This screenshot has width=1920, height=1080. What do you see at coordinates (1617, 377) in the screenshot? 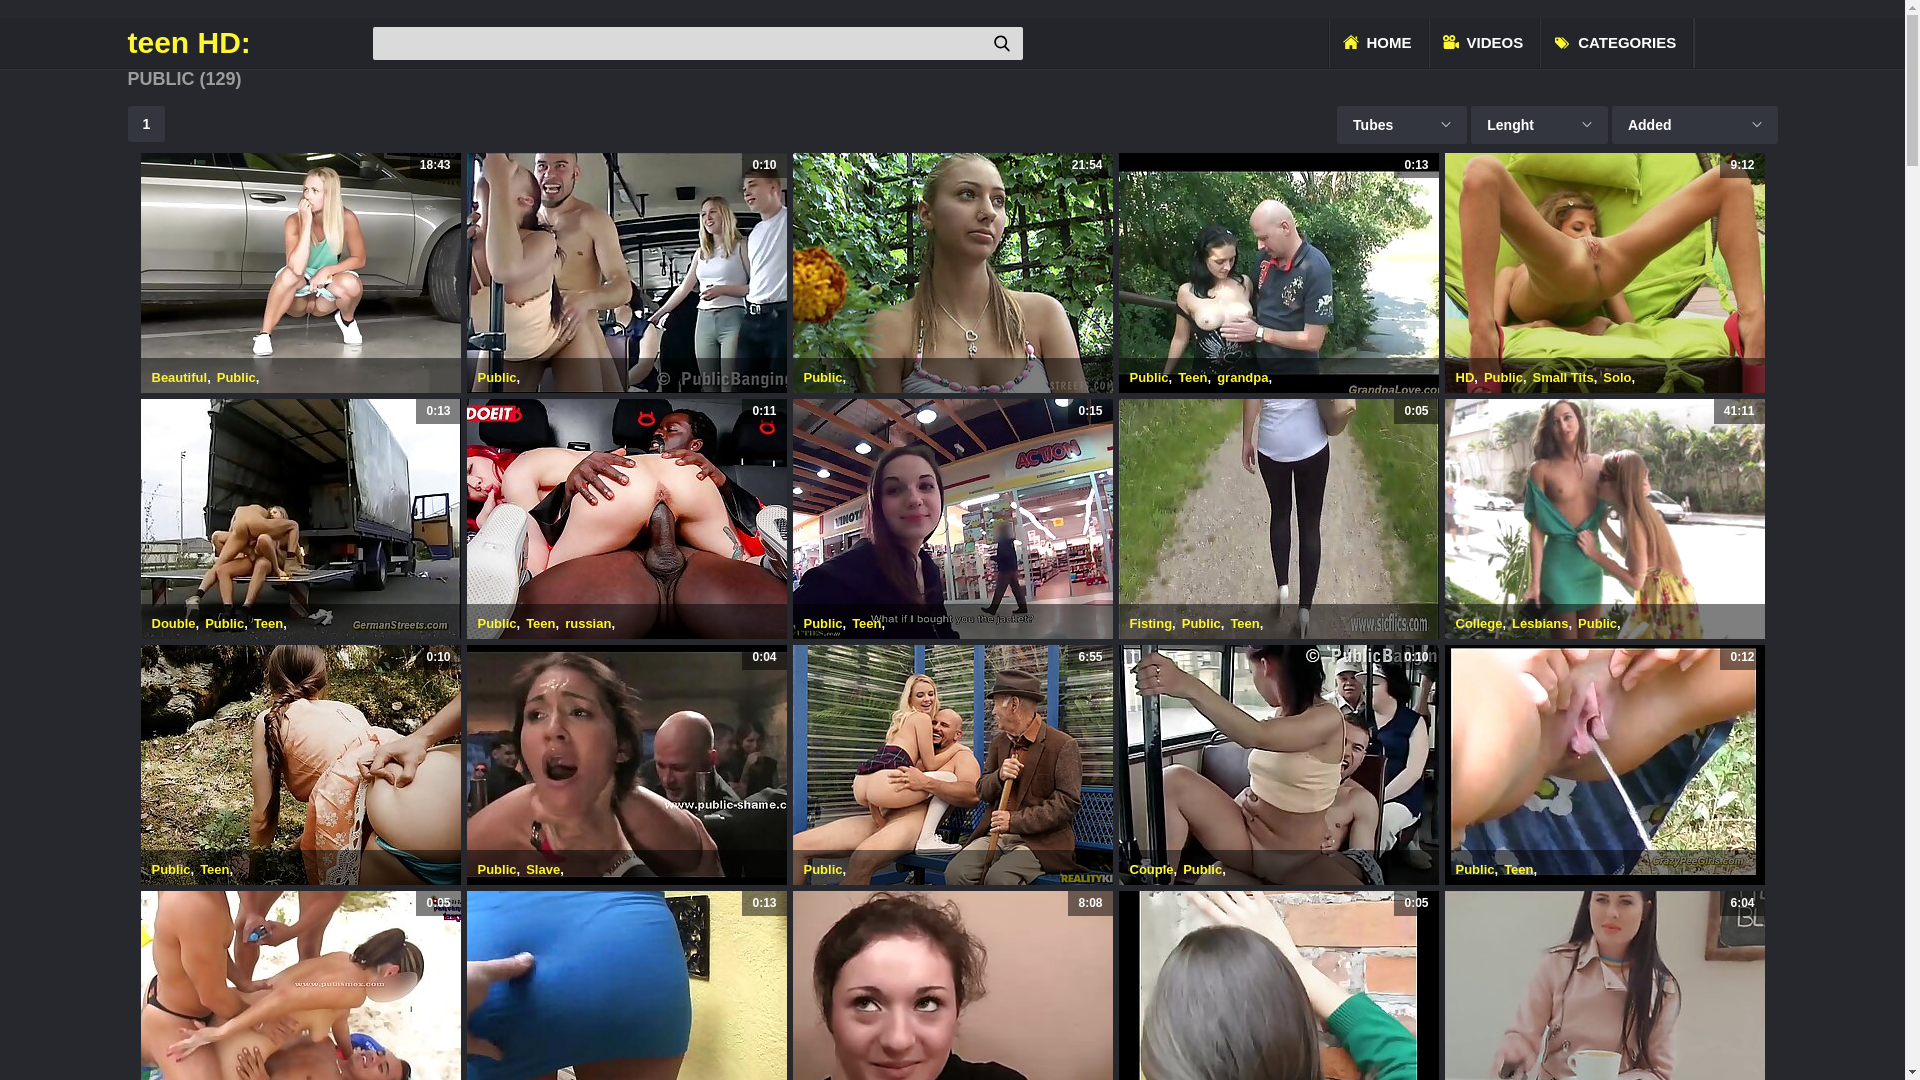
I see `'Solo'` at bounding box center [1617, 377].